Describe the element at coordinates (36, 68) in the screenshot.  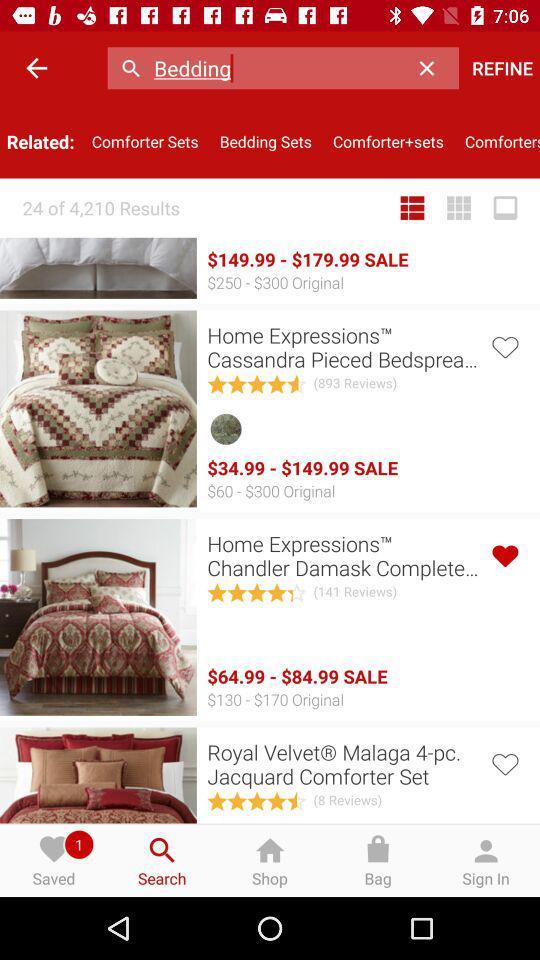
I see `item above related: item` at that location.